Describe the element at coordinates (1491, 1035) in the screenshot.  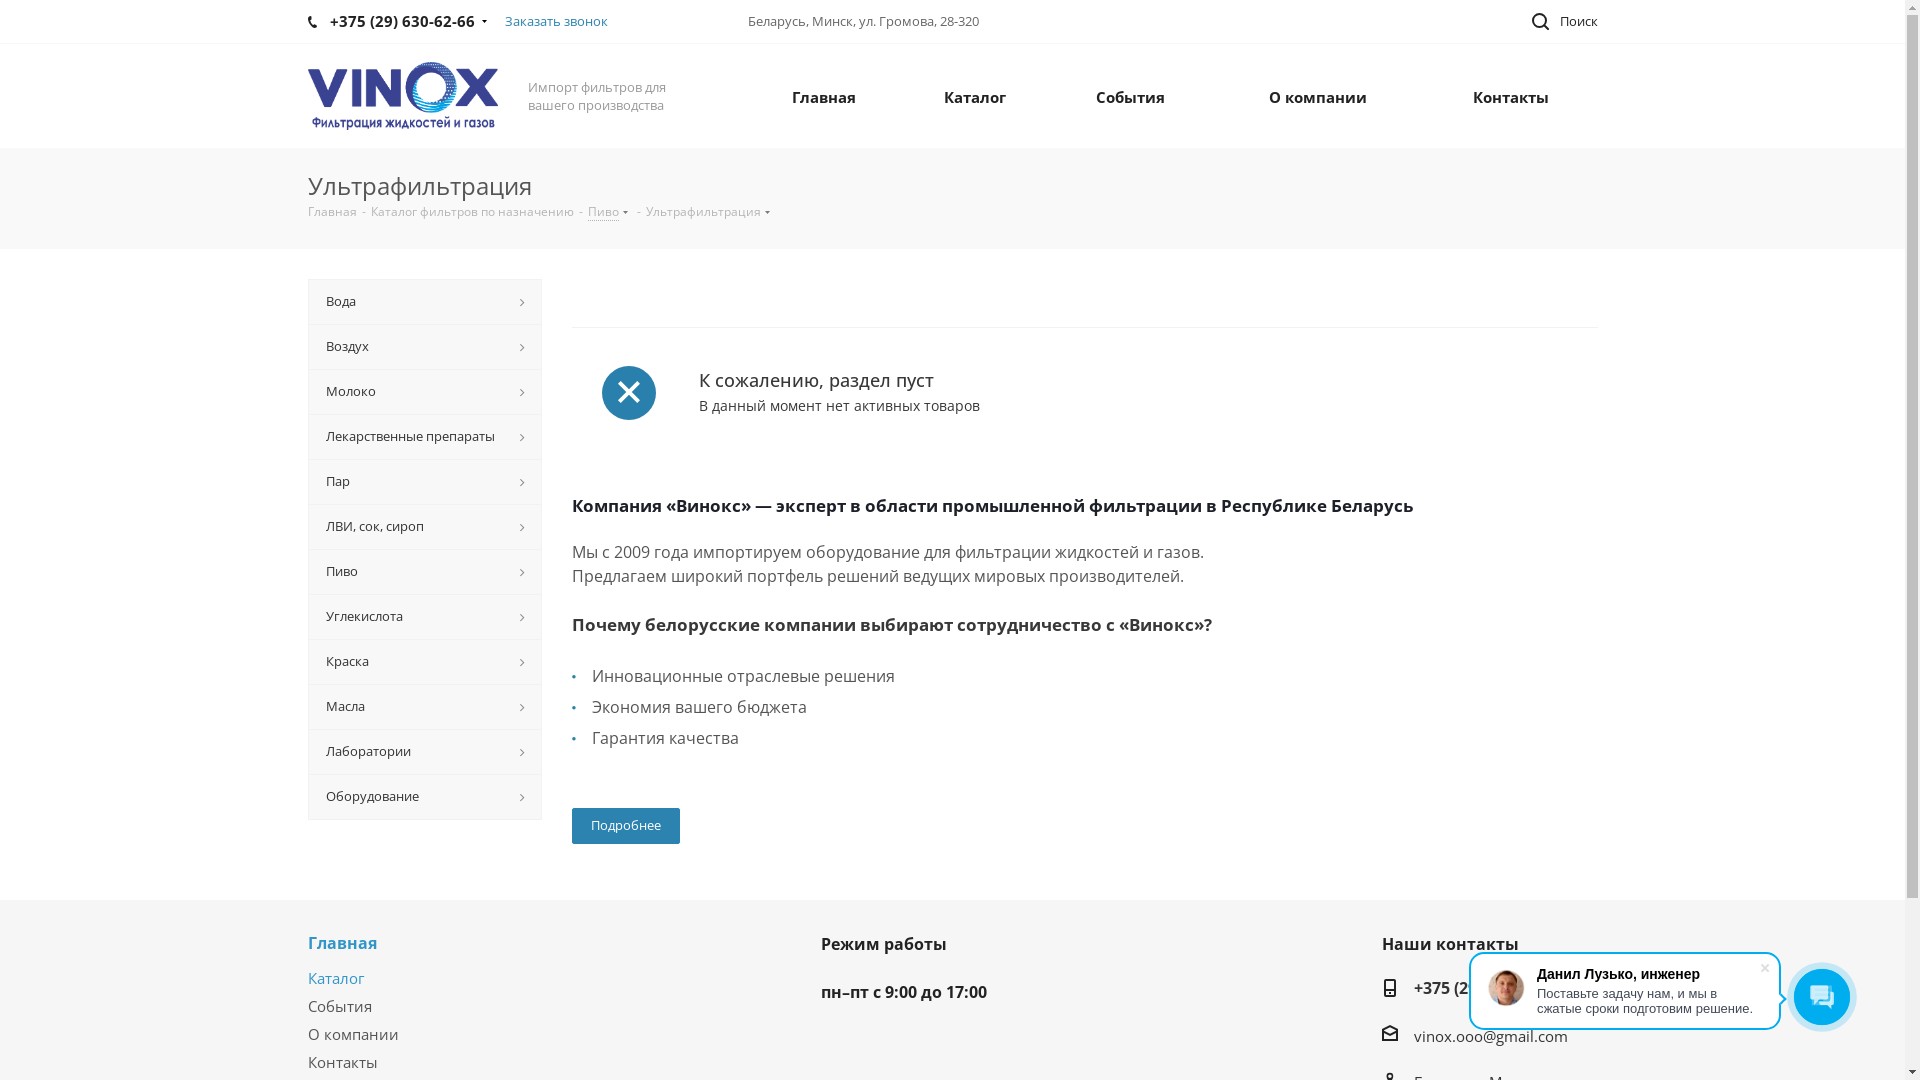
I see `'vinox.ooo@gmail.com'` at that location.